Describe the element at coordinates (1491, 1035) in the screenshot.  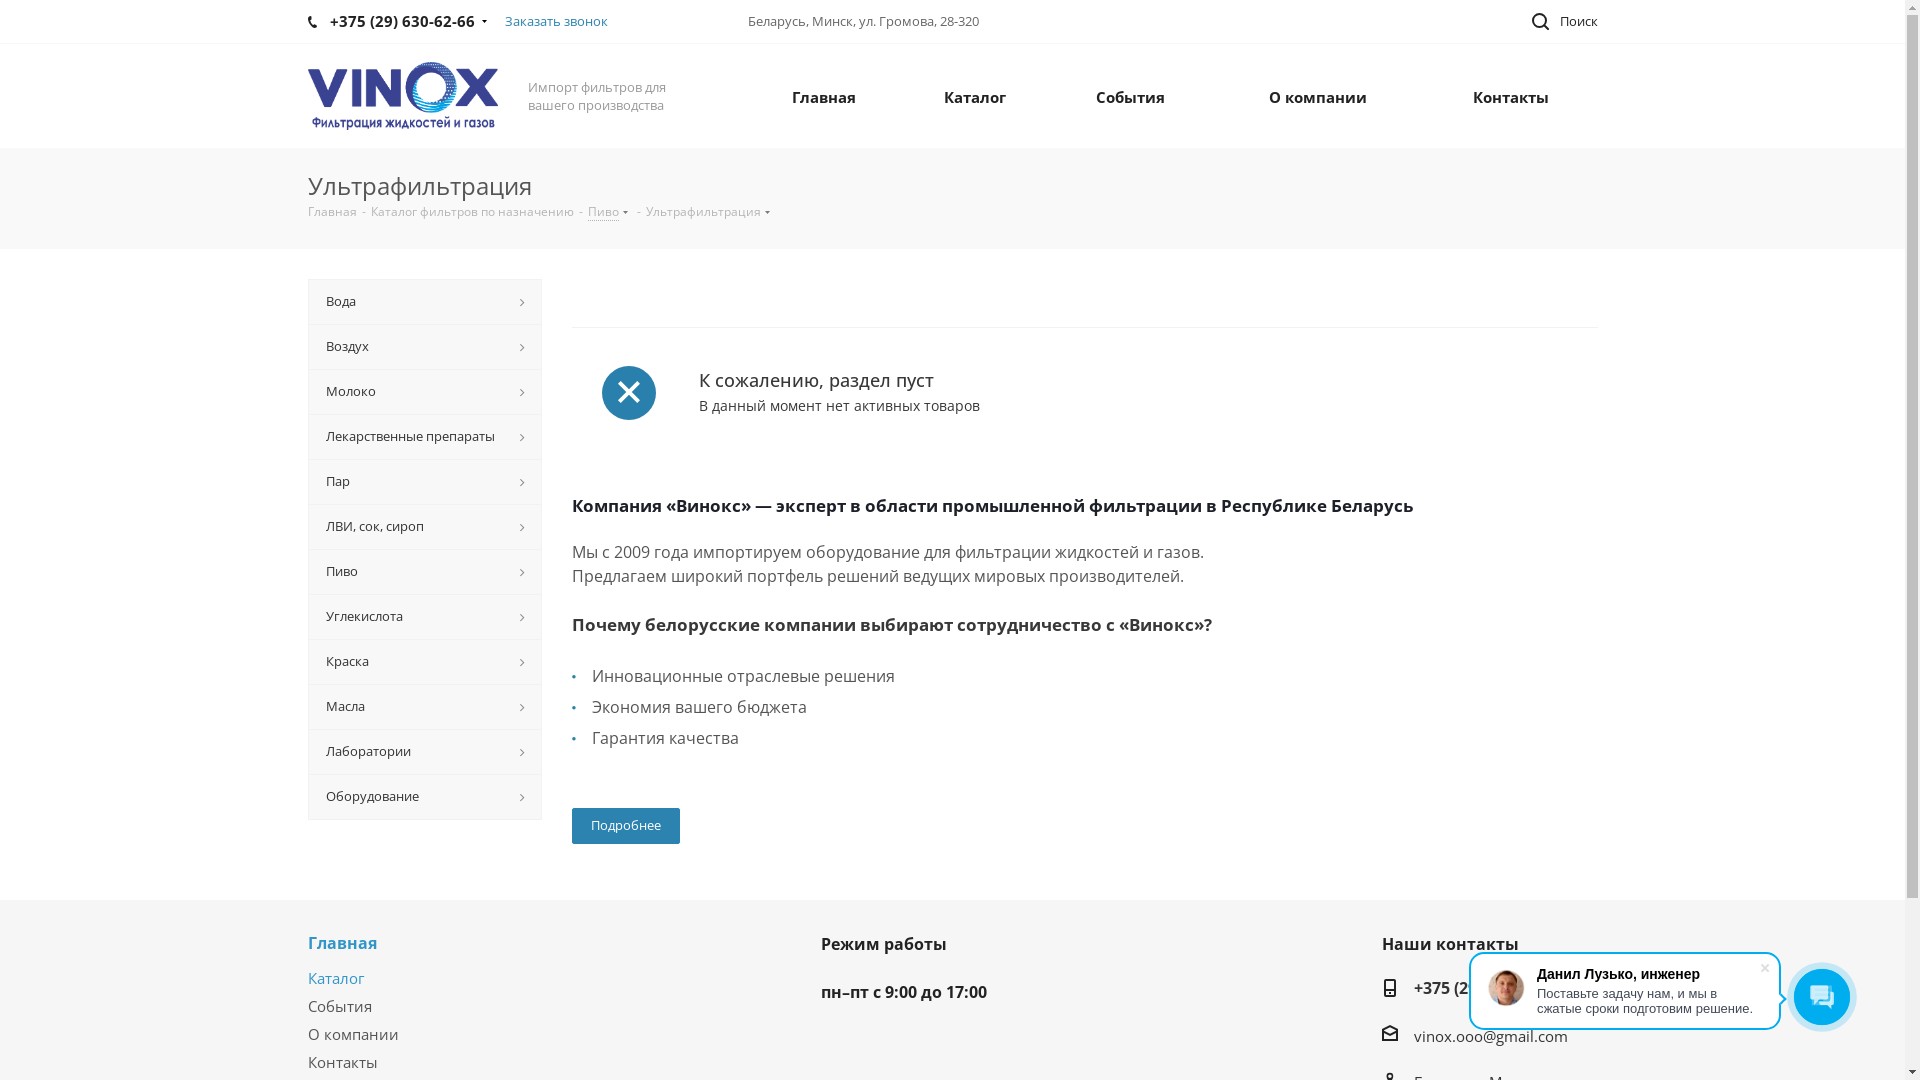
I see `'vinox.ooo@gmail.com'` at that location.